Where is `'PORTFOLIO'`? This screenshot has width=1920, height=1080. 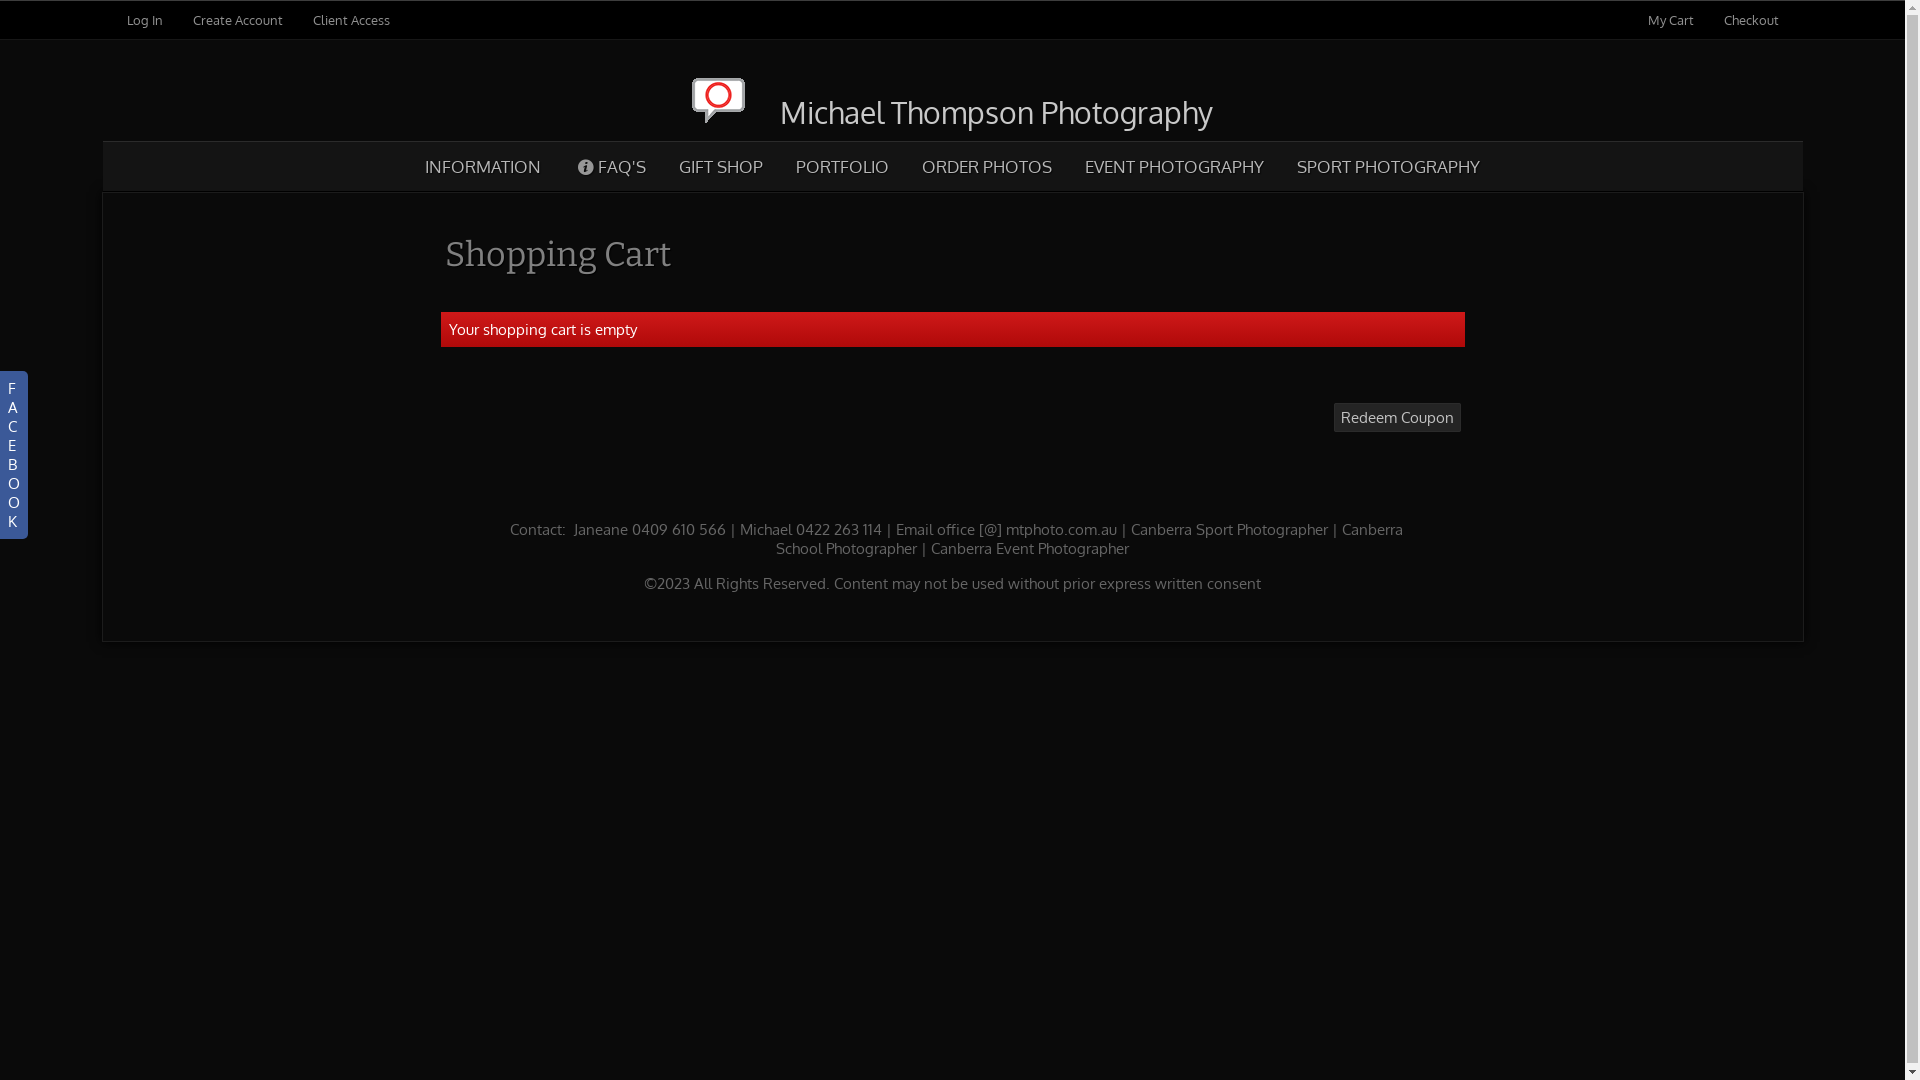
'PORTFOLIO' is located at coordinates (841, 165).